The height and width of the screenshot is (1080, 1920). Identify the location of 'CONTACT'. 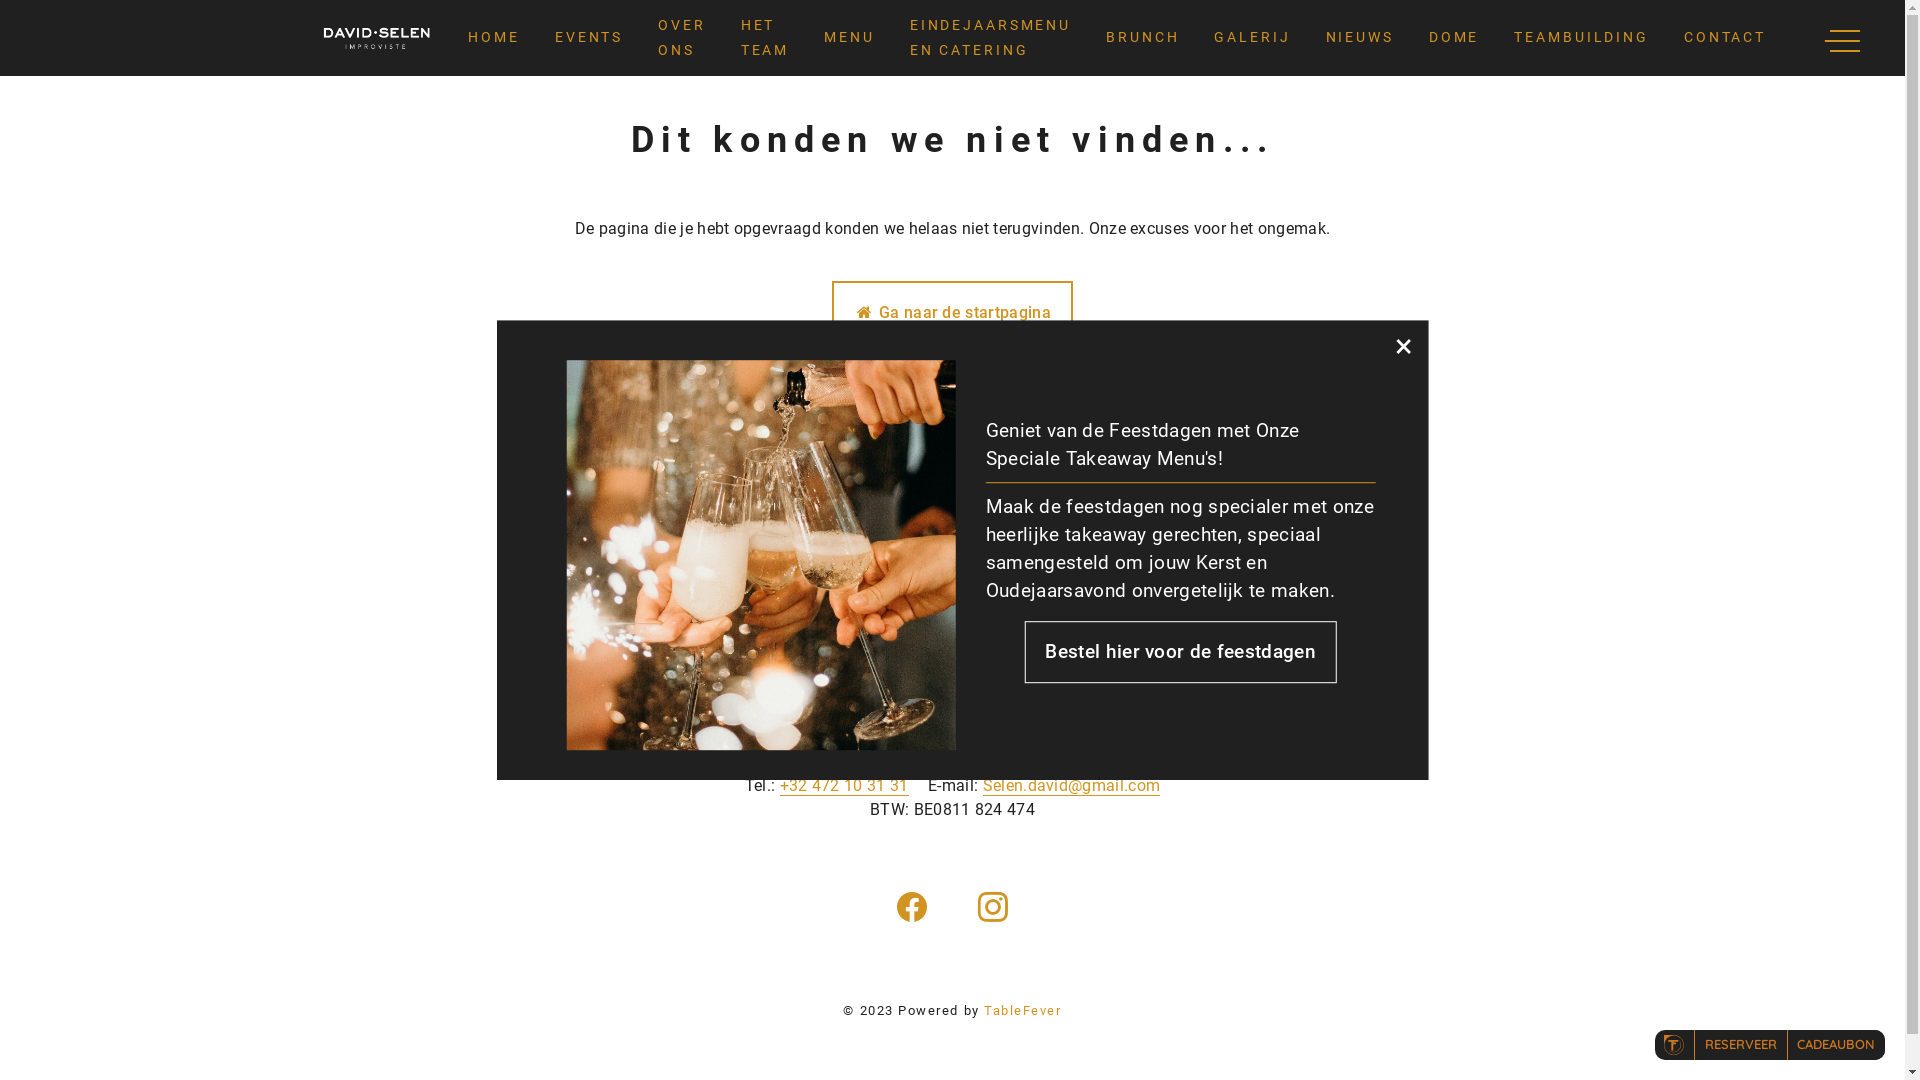
(1723, 38).